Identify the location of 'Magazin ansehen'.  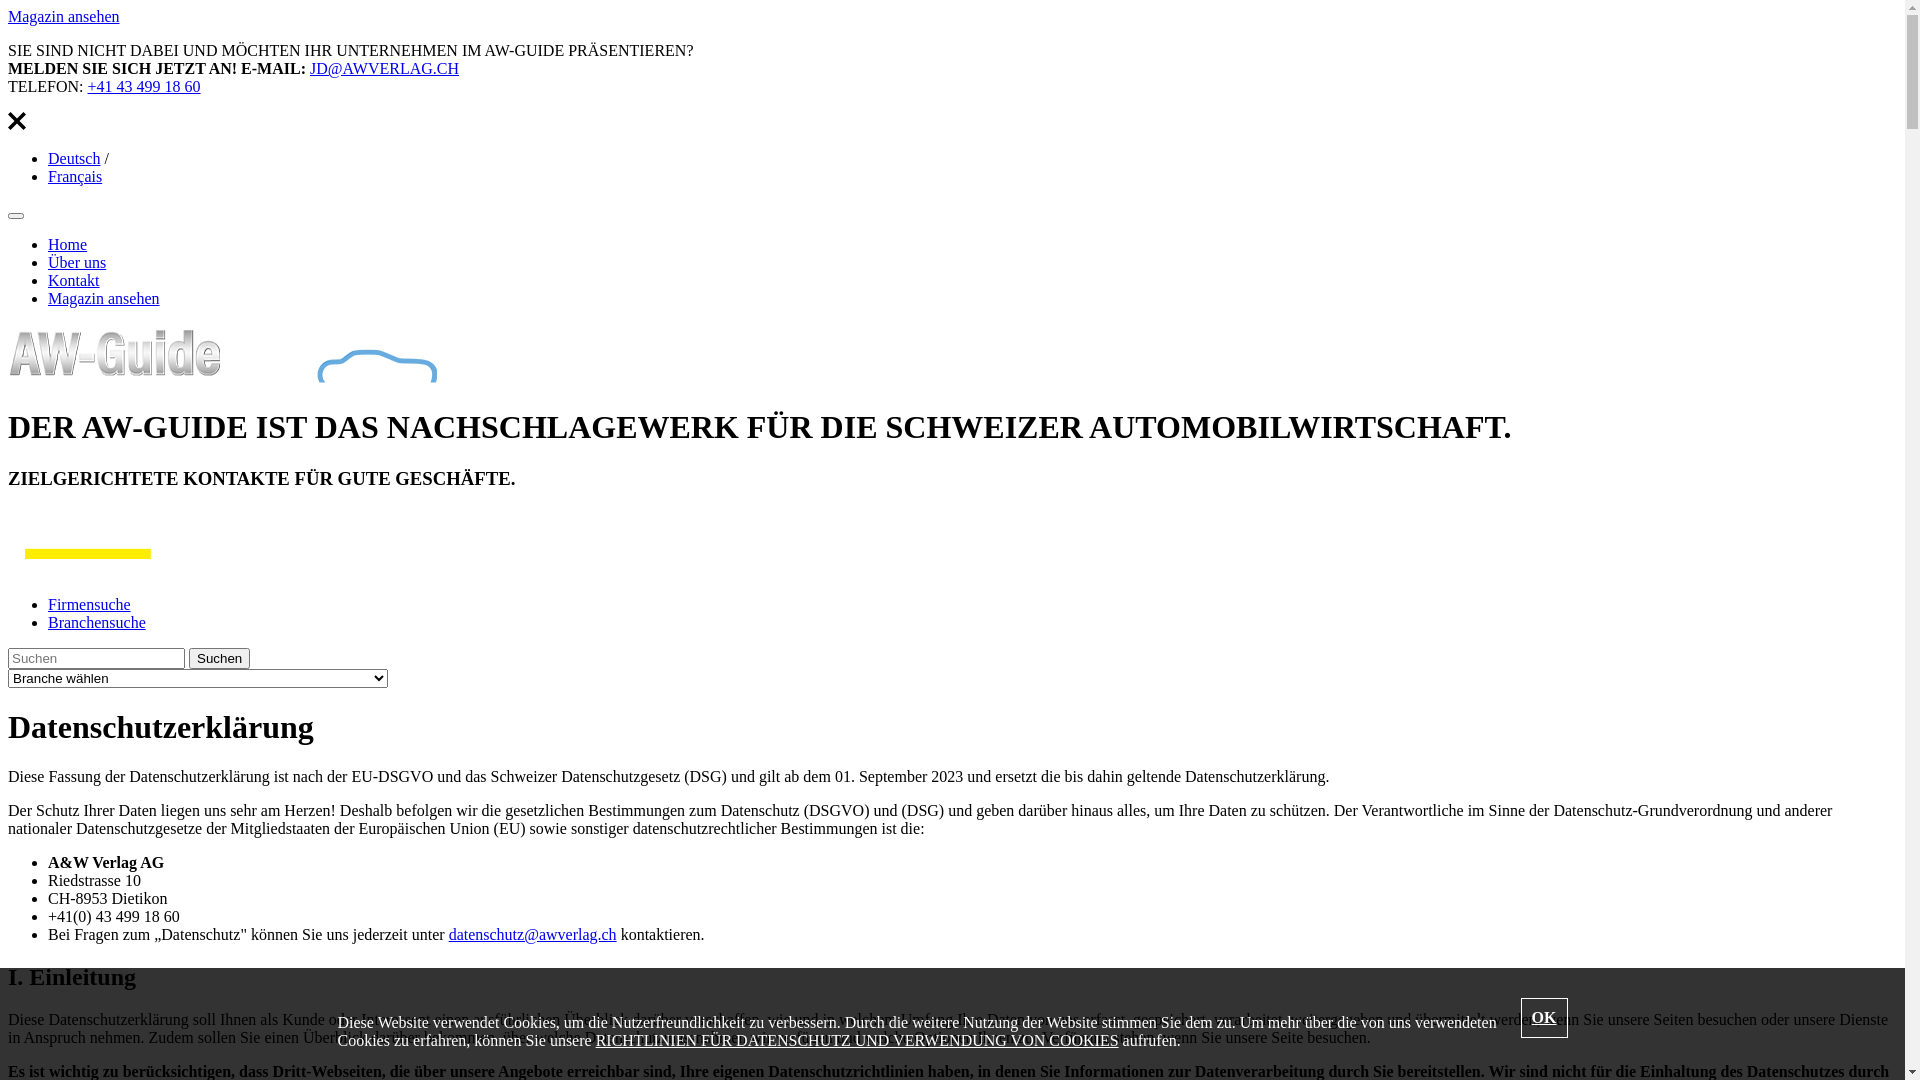
(103, 298).